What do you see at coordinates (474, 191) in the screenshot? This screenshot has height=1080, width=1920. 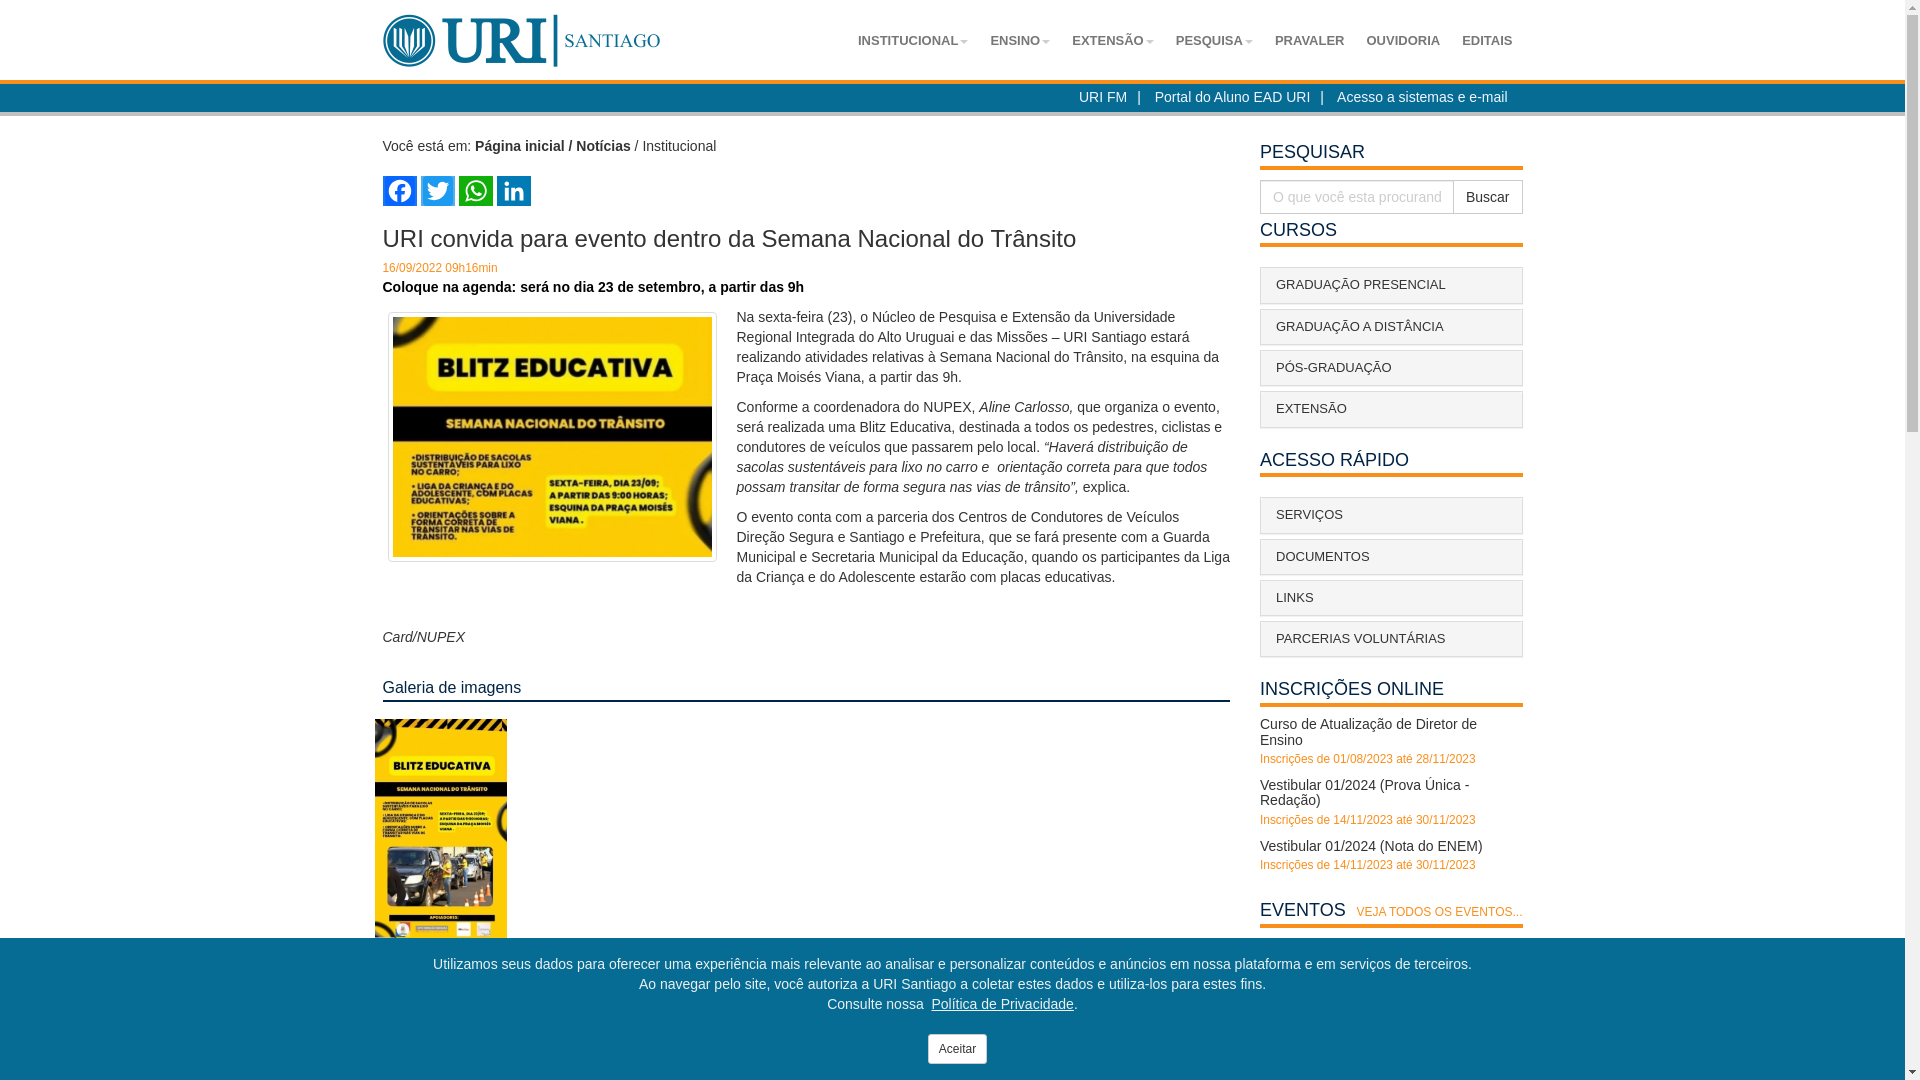 I see `'WhatsApp'` at bounding box center [474, 191].